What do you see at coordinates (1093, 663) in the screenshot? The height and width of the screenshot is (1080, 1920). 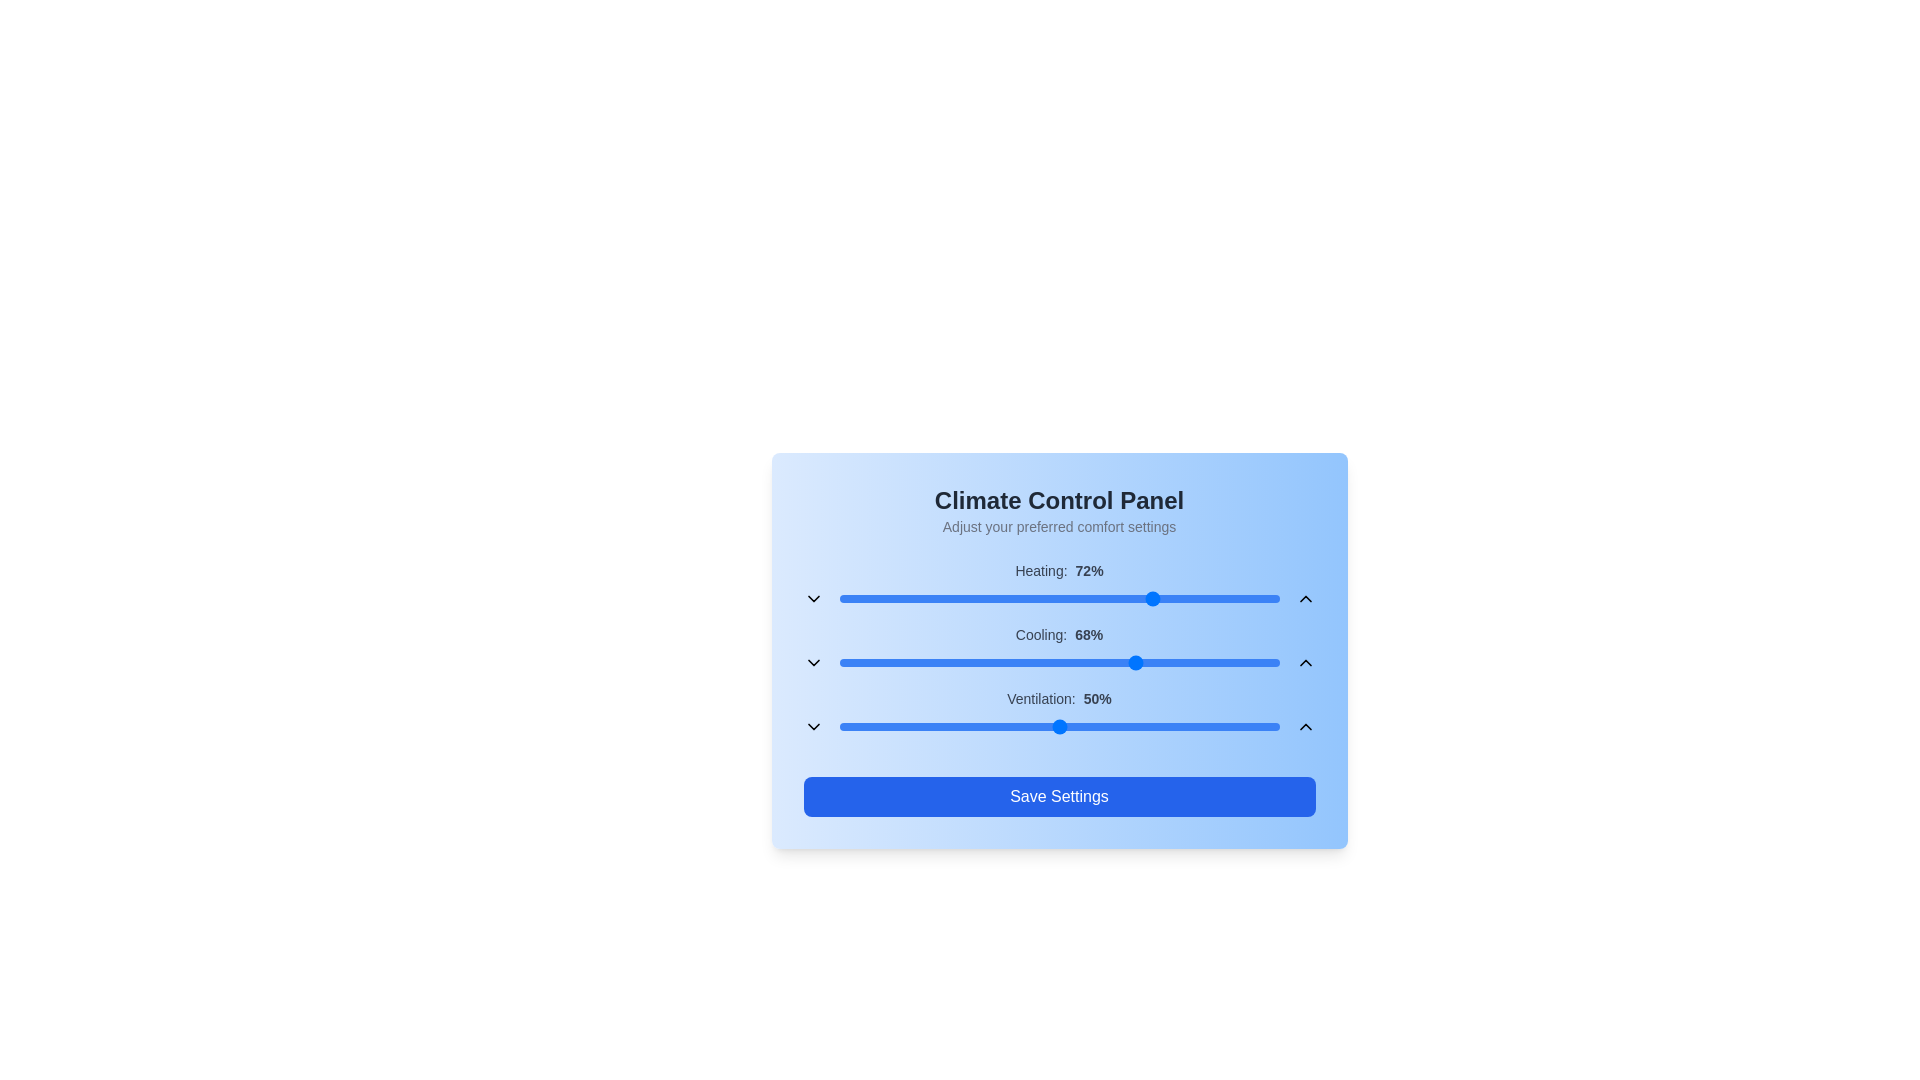 I see `the cooling slider to 58%` at bounding box center [1093, 663].